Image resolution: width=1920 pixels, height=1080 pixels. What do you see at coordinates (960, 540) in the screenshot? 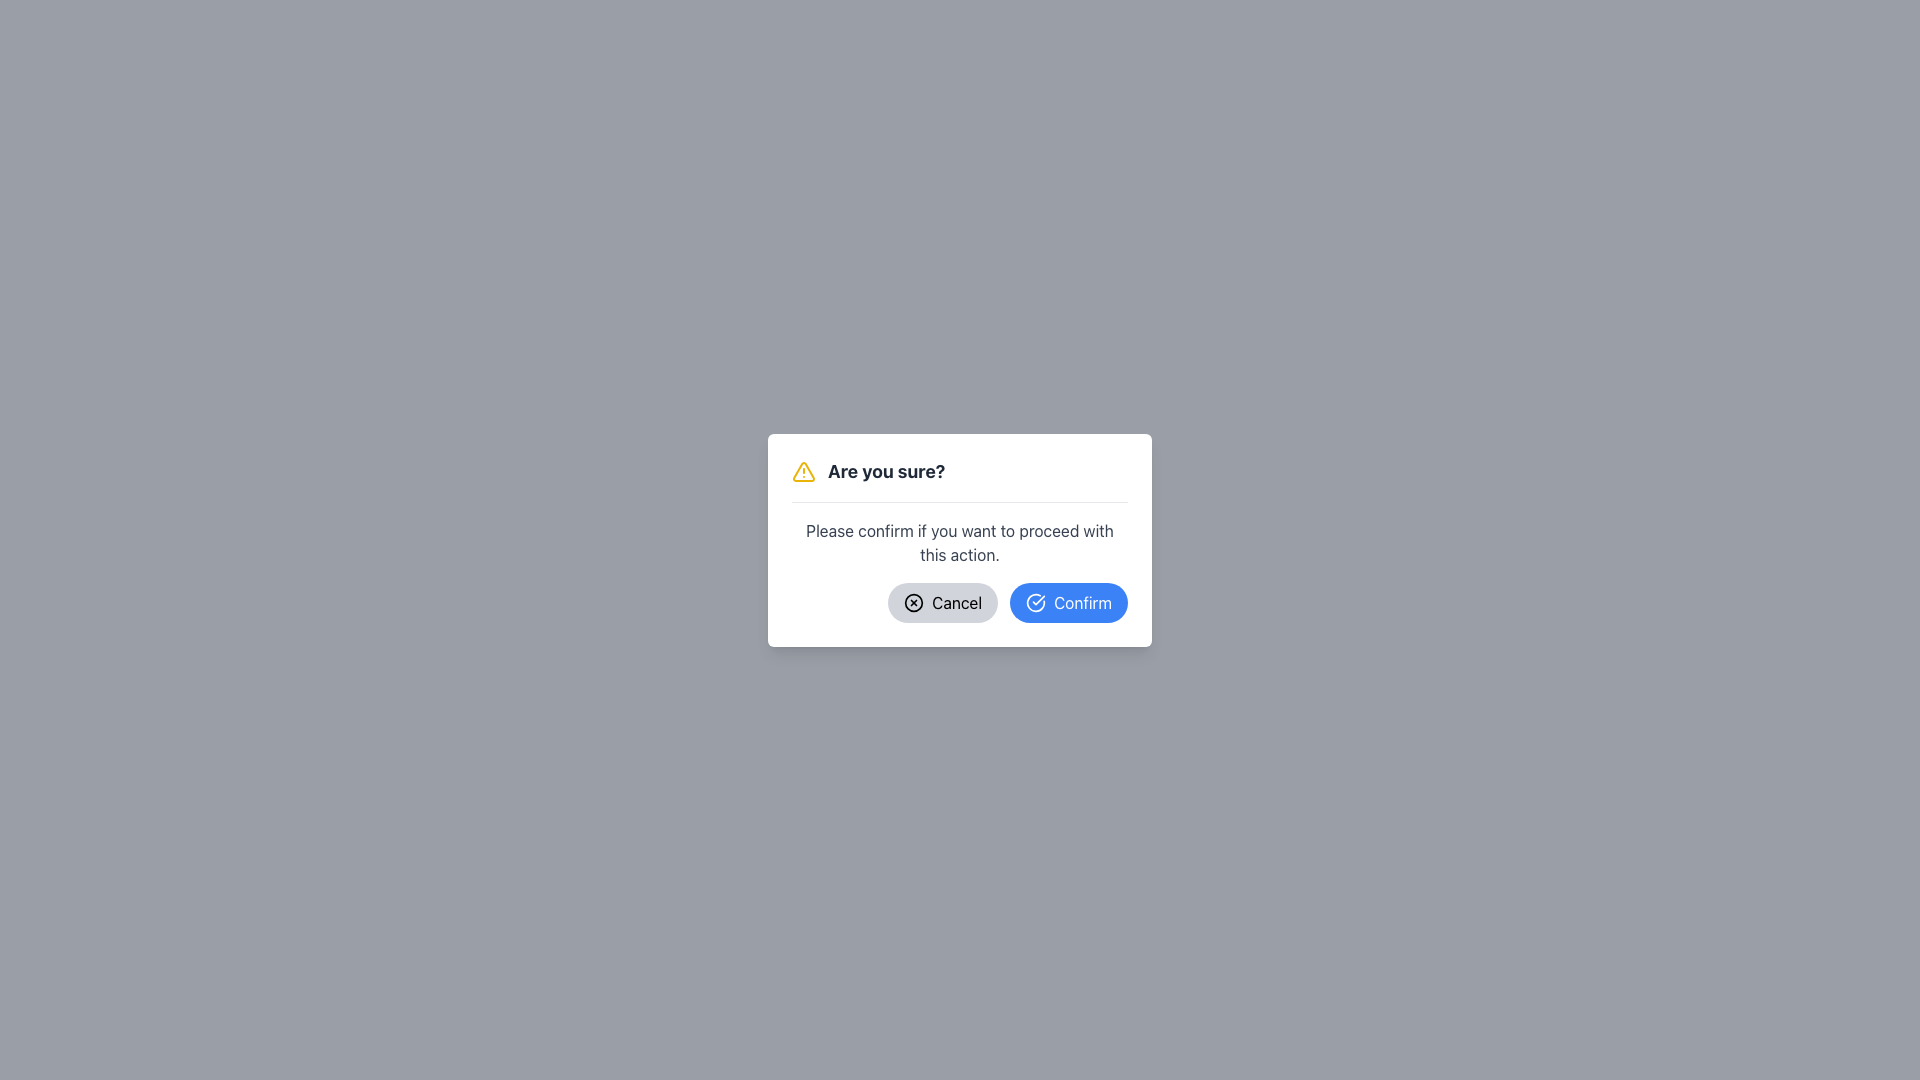
I see `message content of the modal dialog box that prompts 'Are you sure?' and 'Please confirm if you want to proceed with this action.'` at bounding box center [960, 540].